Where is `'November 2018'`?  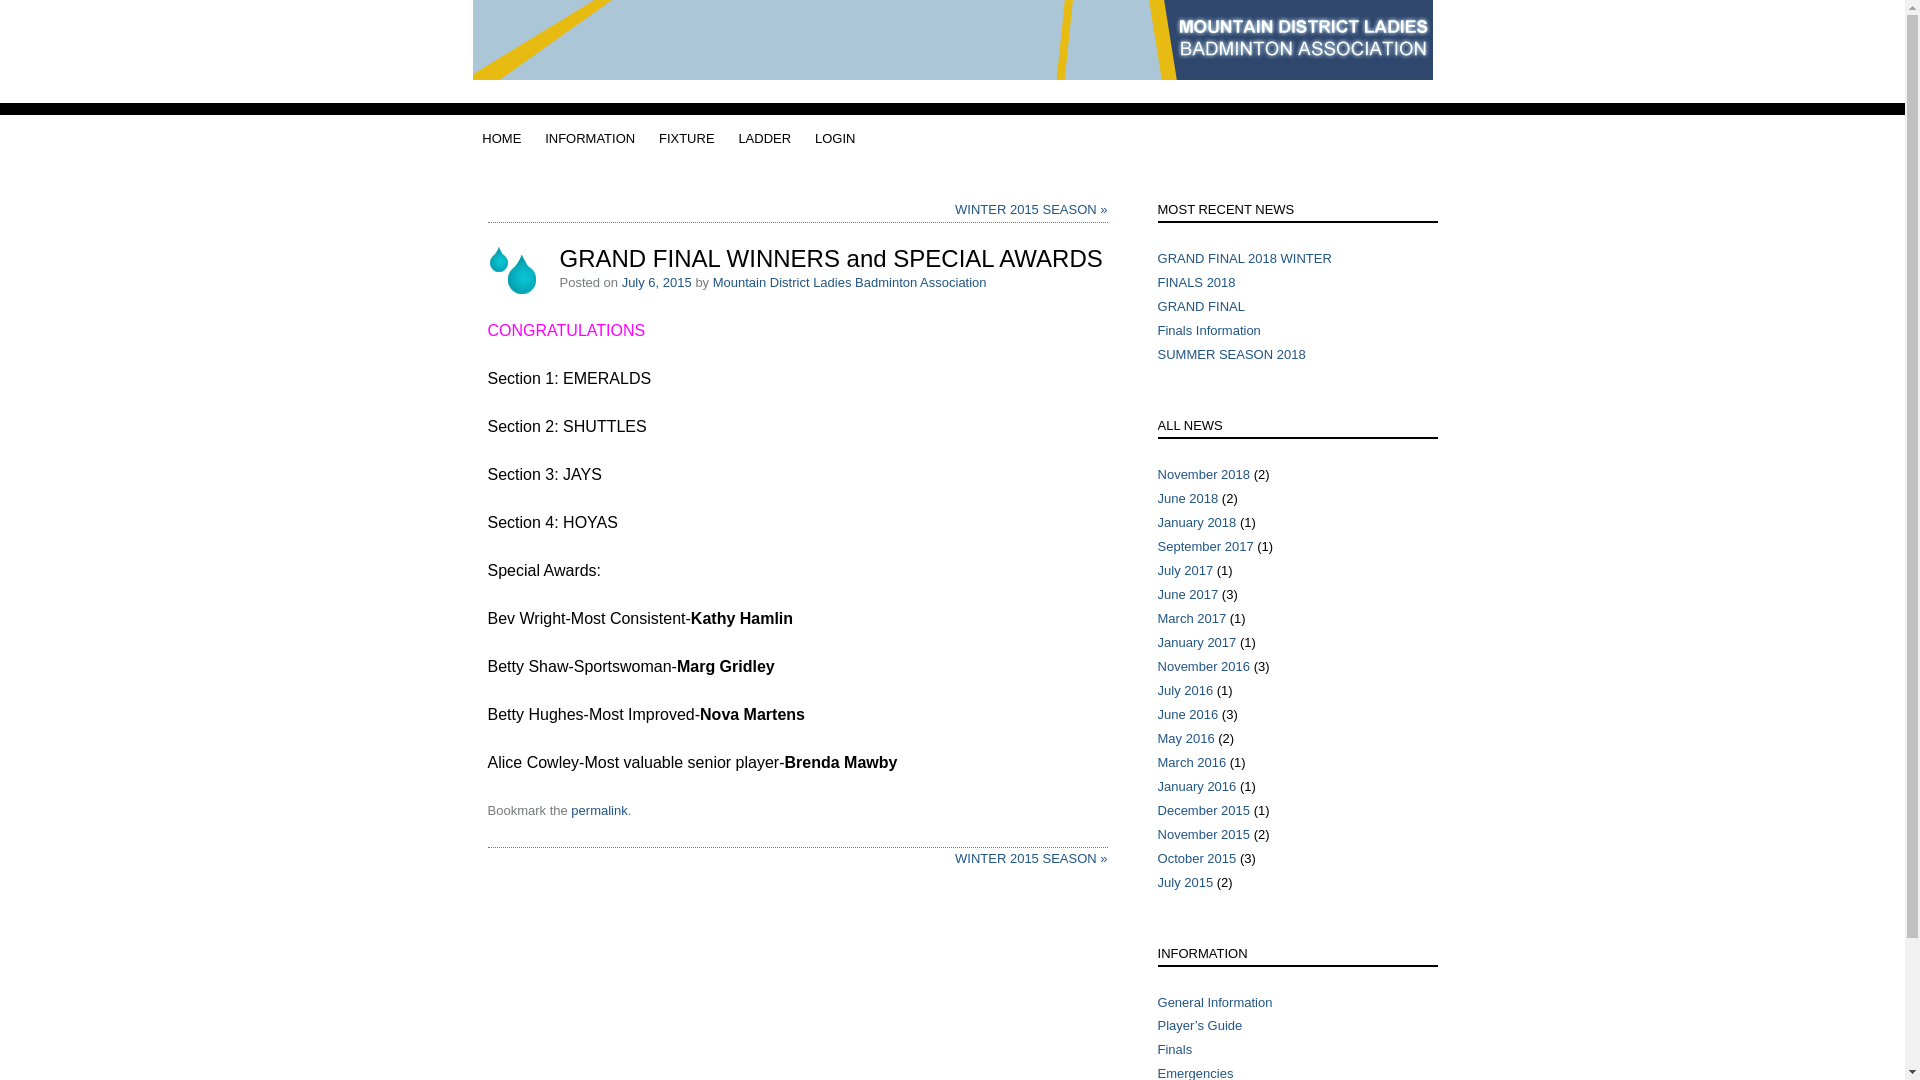
'November 2018' is located at coordinates (1157, 474).